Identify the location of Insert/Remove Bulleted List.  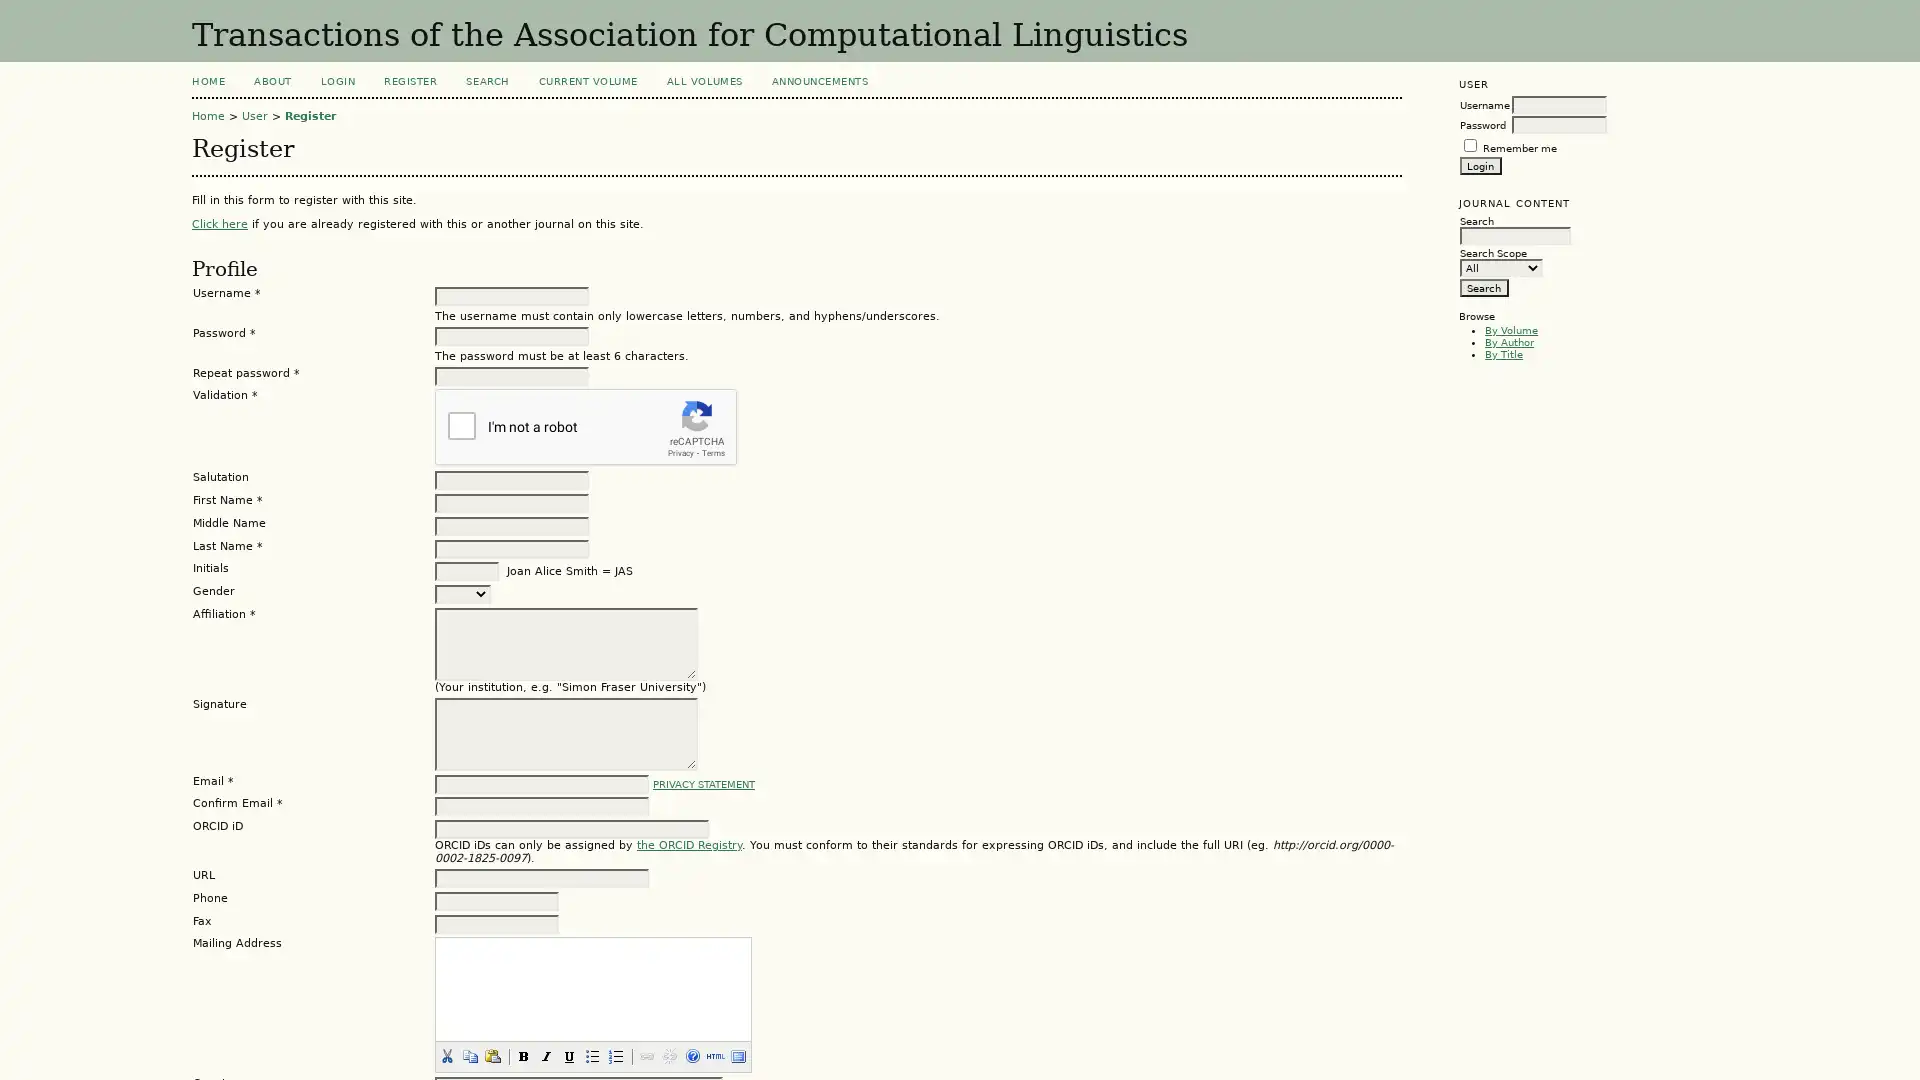
(590, 1055).